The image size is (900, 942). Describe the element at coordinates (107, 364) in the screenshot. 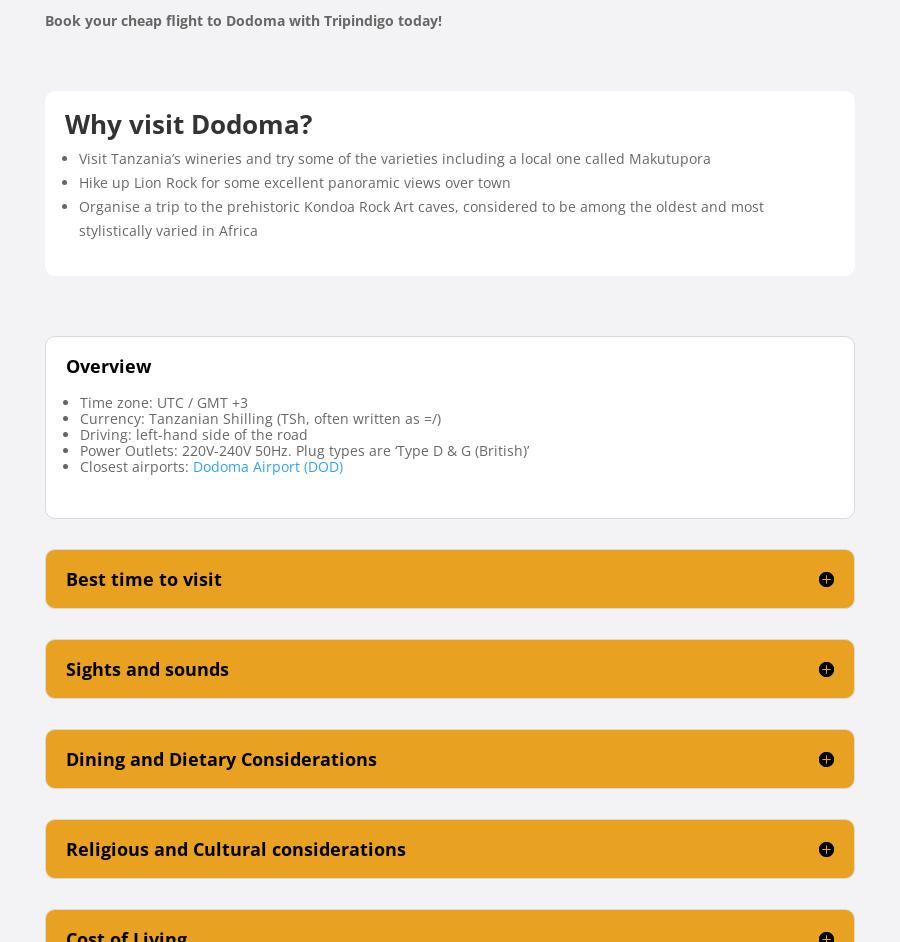

I see `'Overview'` at that location.